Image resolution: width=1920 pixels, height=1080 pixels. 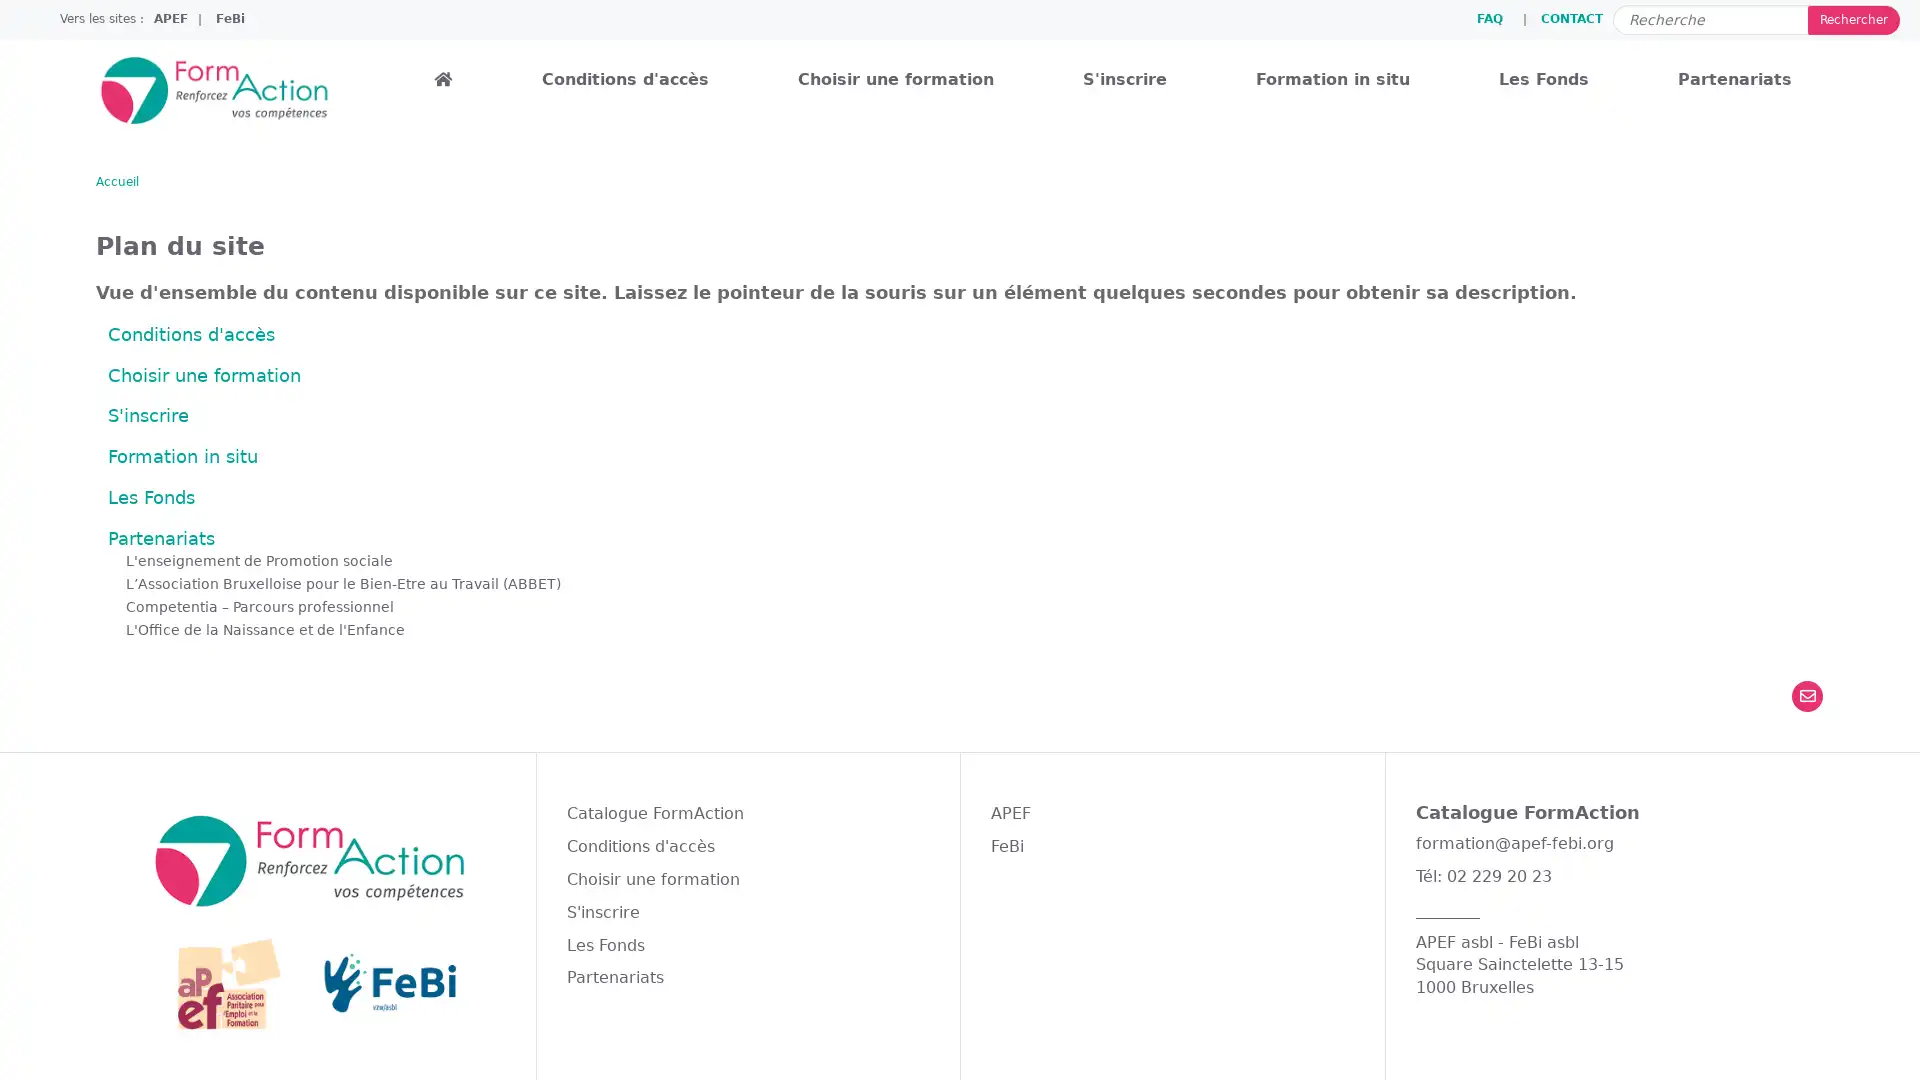 I want to click on Rechercher, so click(x=1852, y=19).